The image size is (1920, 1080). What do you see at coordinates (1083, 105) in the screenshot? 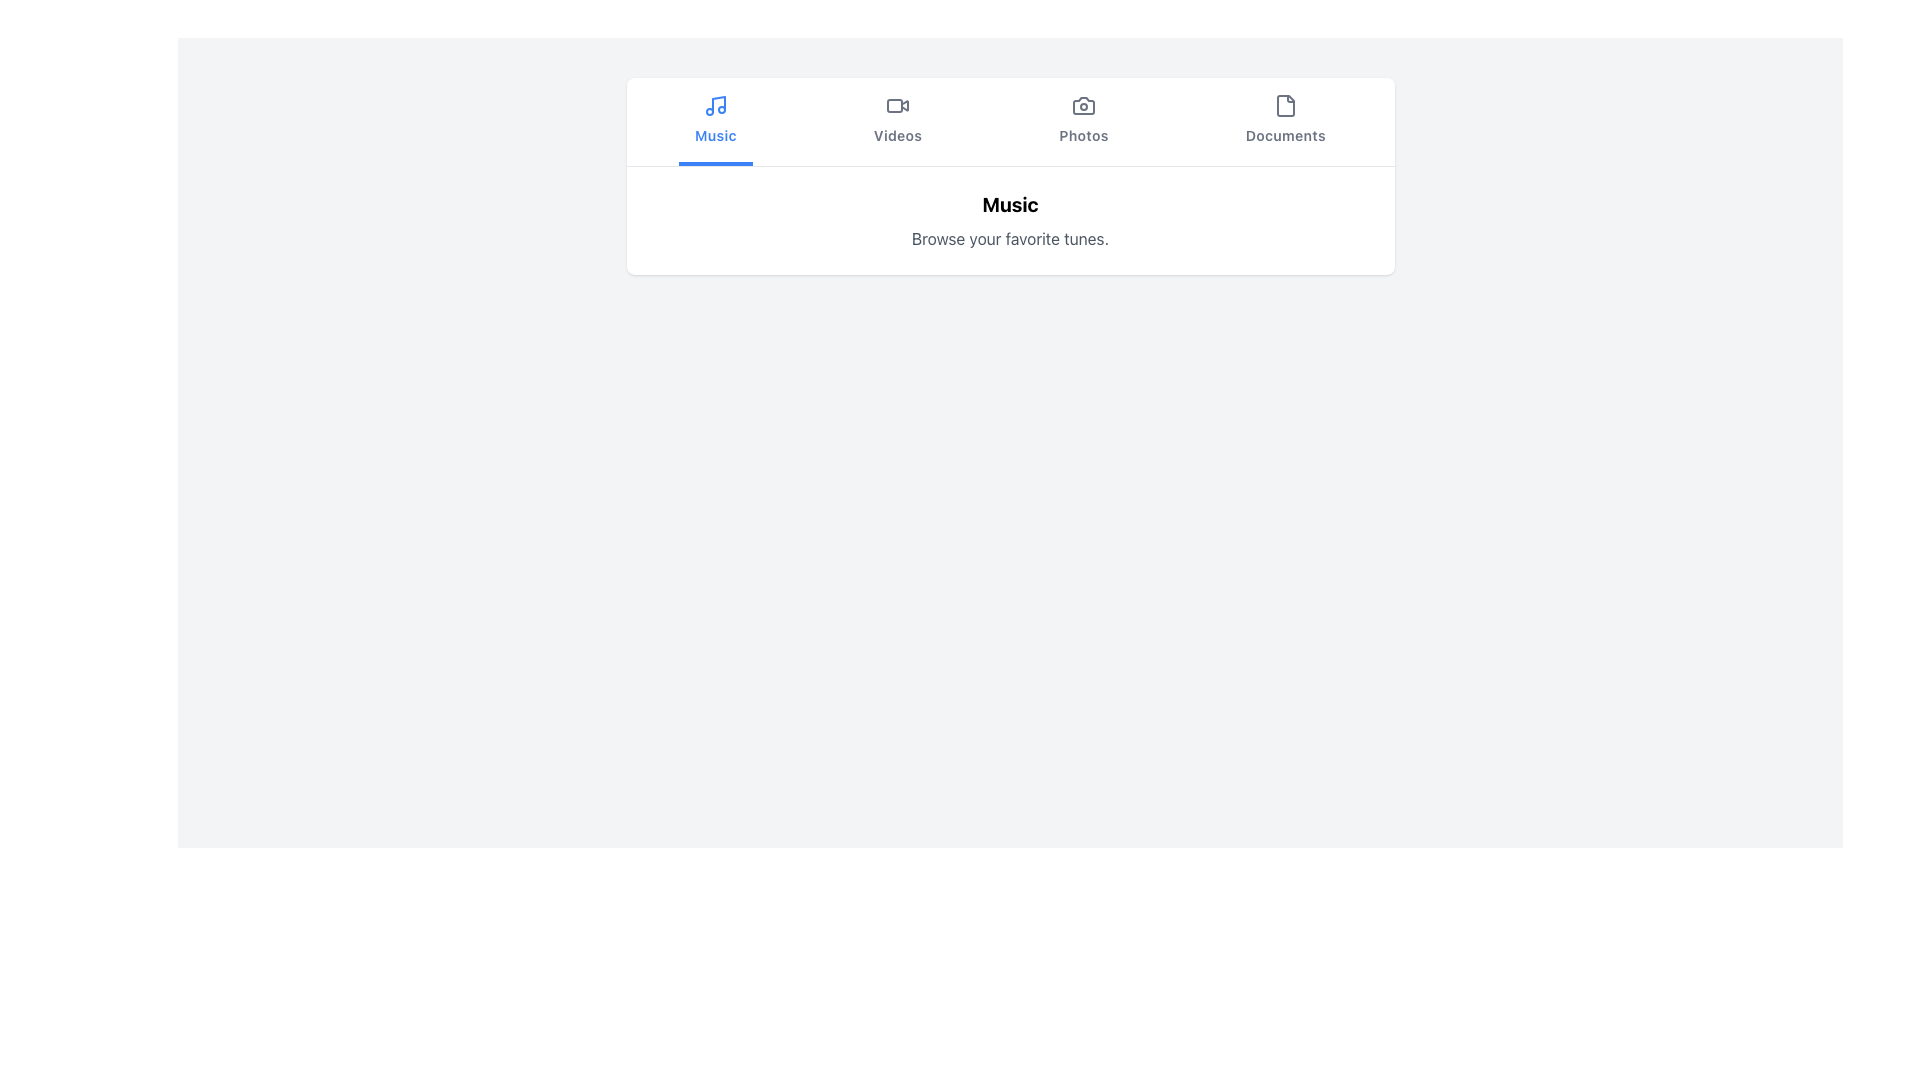
I see `the camera icon in the 'Photos' navigation tab, which serves as an illustrative icon helping users identify its functionality` at bounding box center [1083, 105].